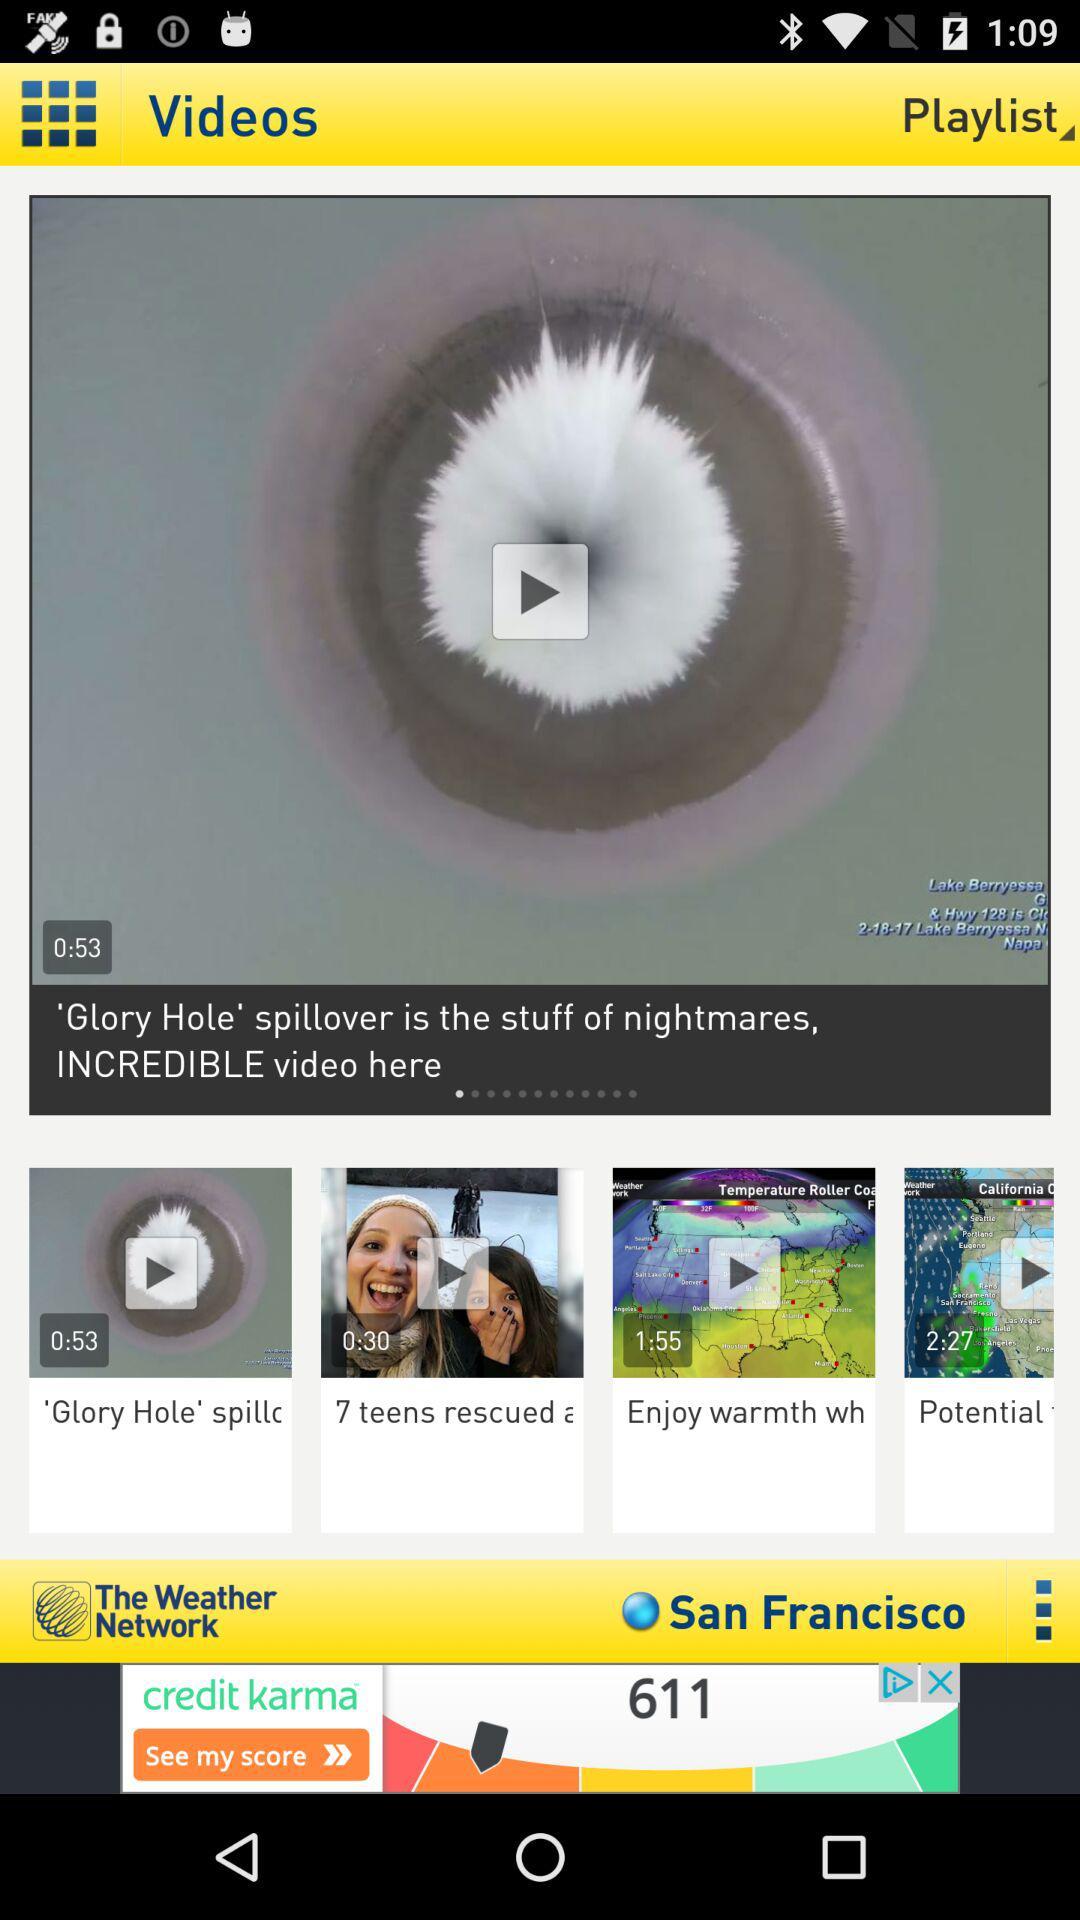  I want to click on open video, so click(452, 1271).